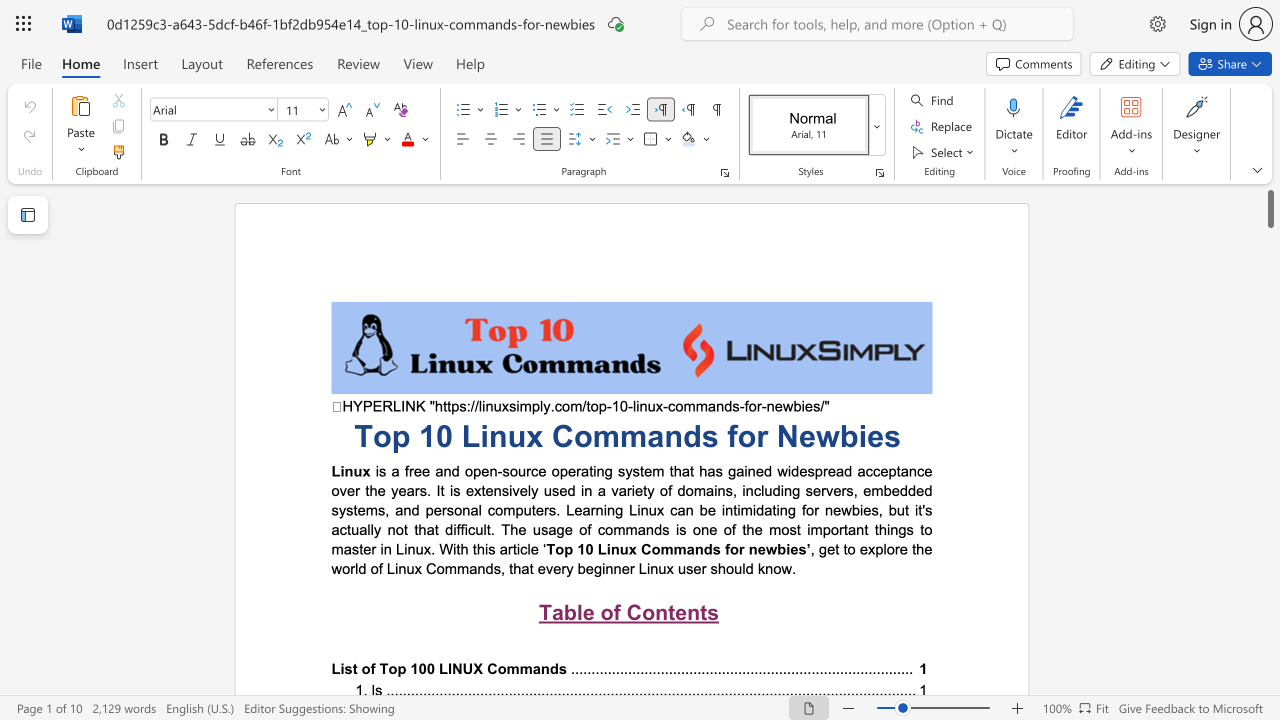  What do you see at coordinates (694, 549) in the screenshot?
I see `the subset text "nd" within the text "Top 10 Linux Commands"` at bounding box center [694, 549].